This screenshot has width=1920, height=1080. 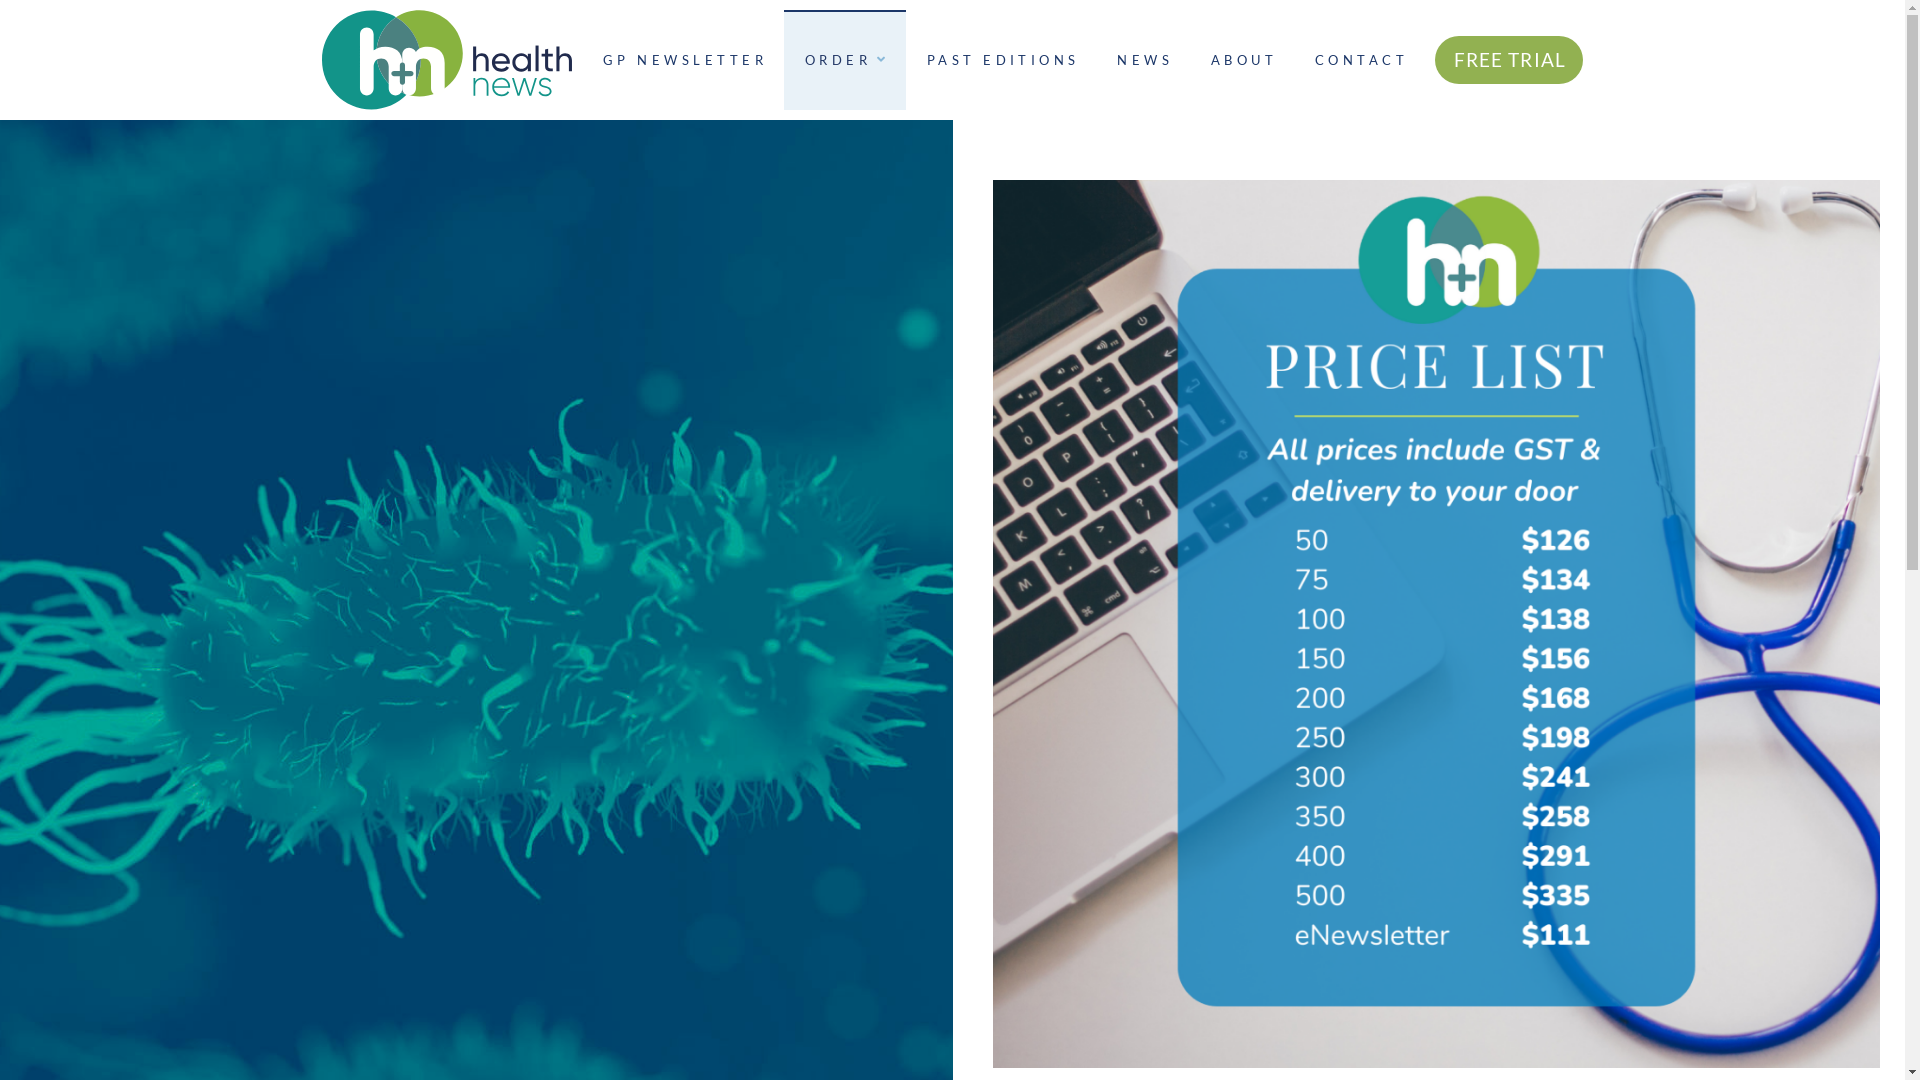 I want to click on 'NEWS', so click(x=1142, y=59).